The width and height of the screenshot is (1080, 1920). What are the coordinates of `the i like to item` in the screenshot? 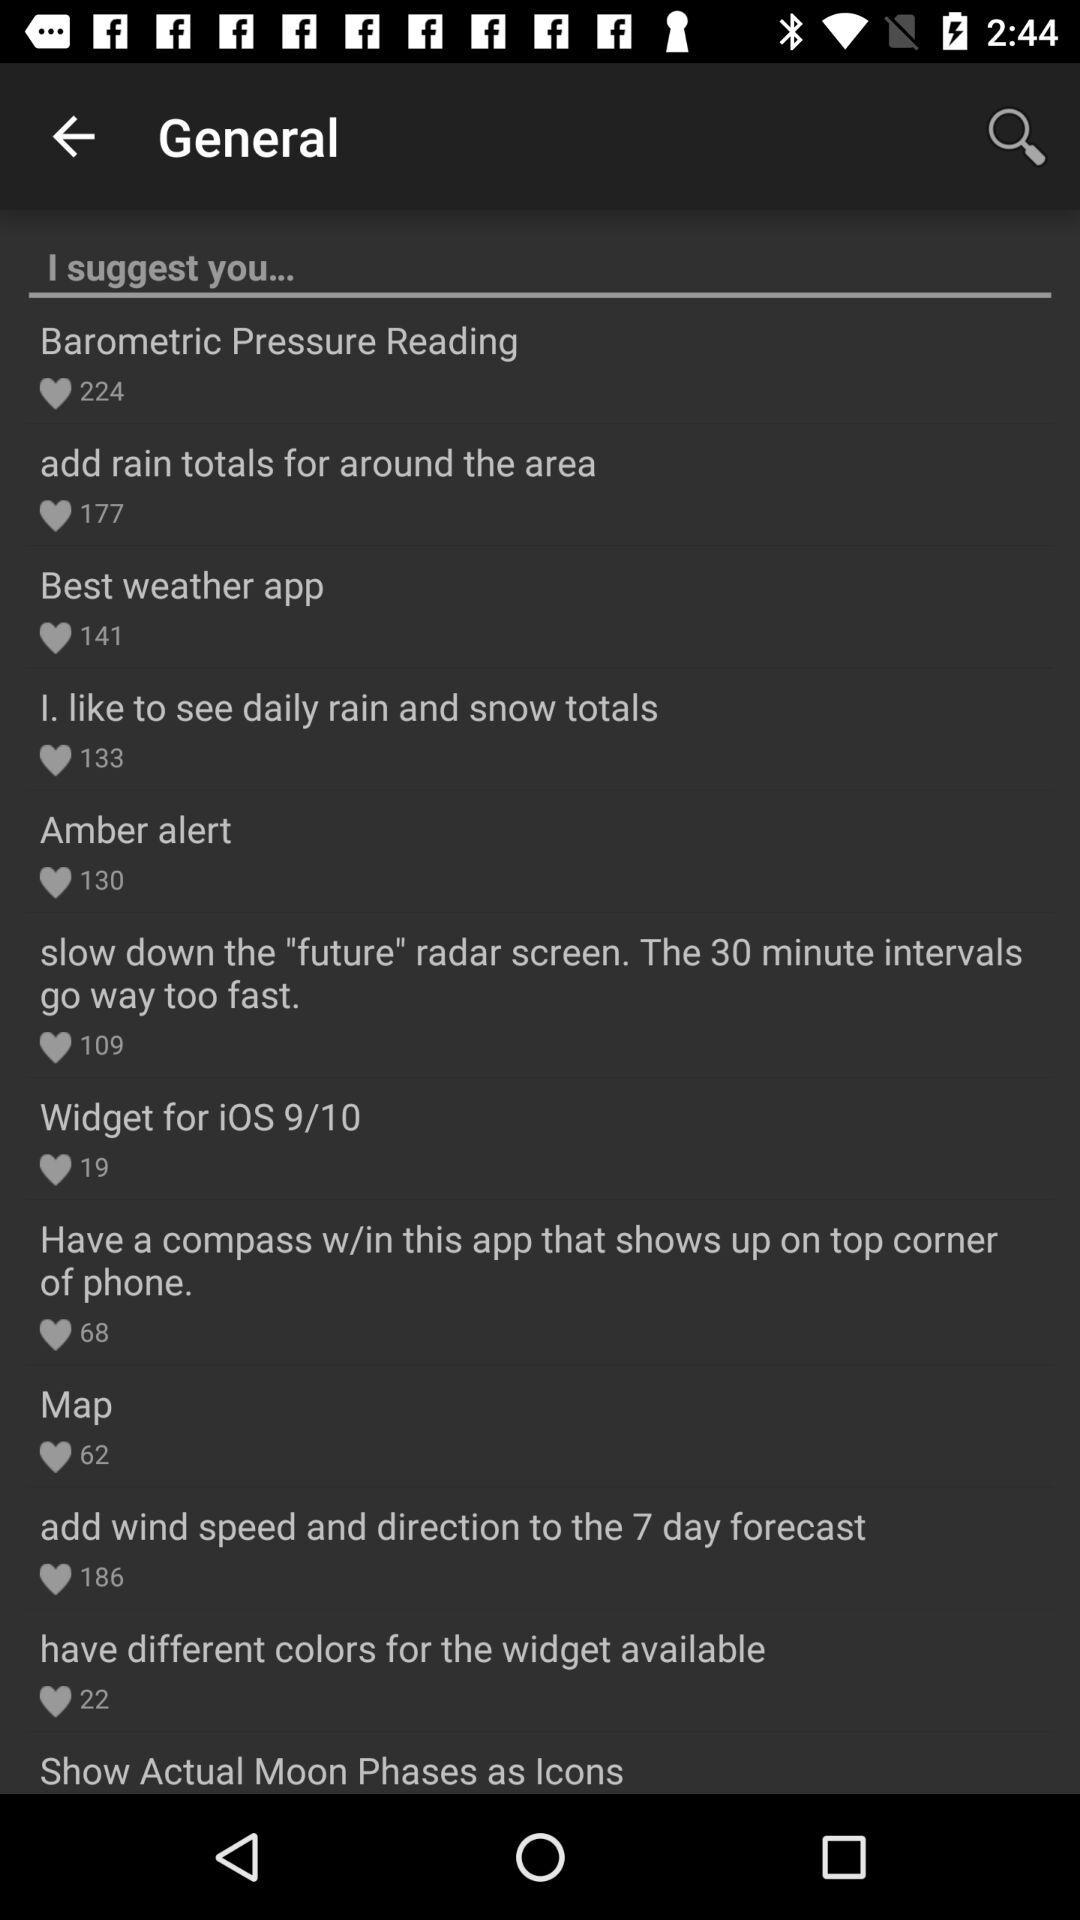 It's located at (348, 706).